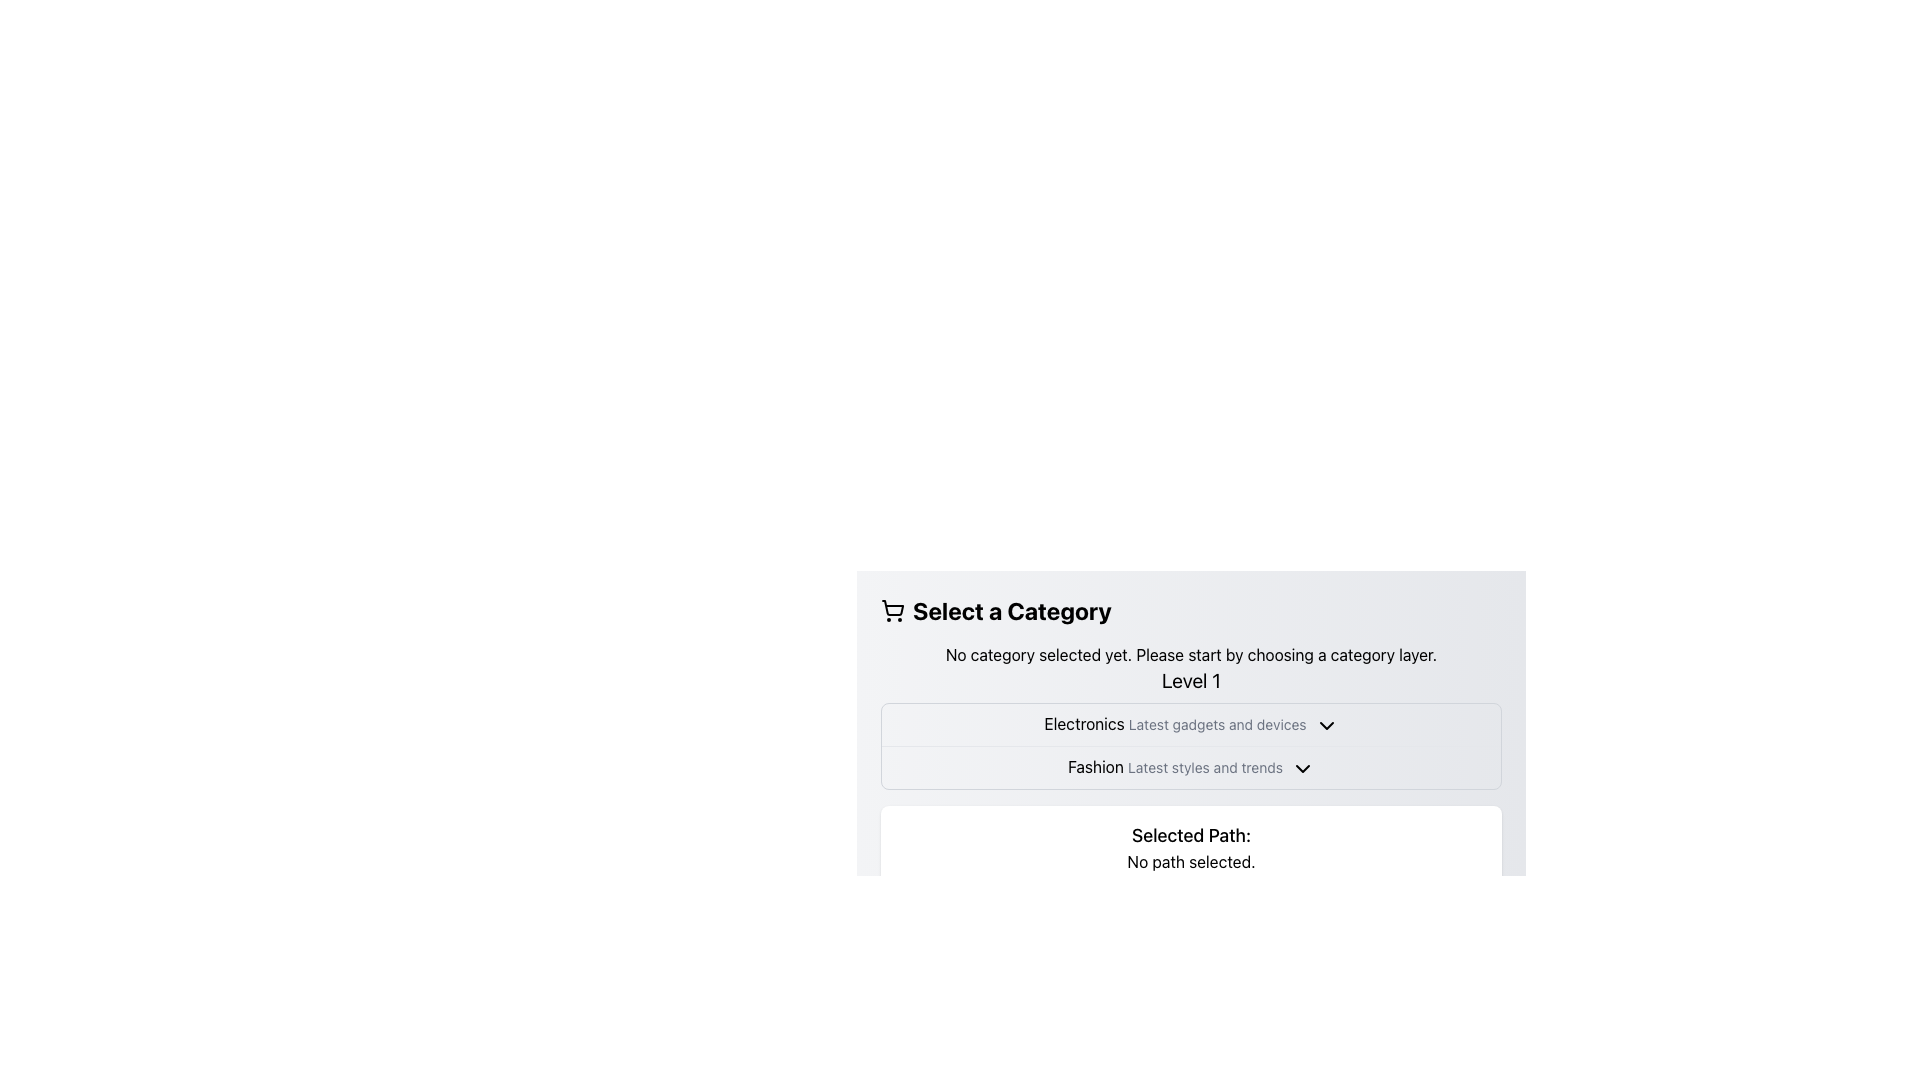 The width and height of the screenshot is (1920, 1080). What do you see at coordinates (1191, 742) in the screenshot?
I see `the dropdown arrow in the category selection menu located under the title 'Select a Category'` at bounding box center [1191, 742].